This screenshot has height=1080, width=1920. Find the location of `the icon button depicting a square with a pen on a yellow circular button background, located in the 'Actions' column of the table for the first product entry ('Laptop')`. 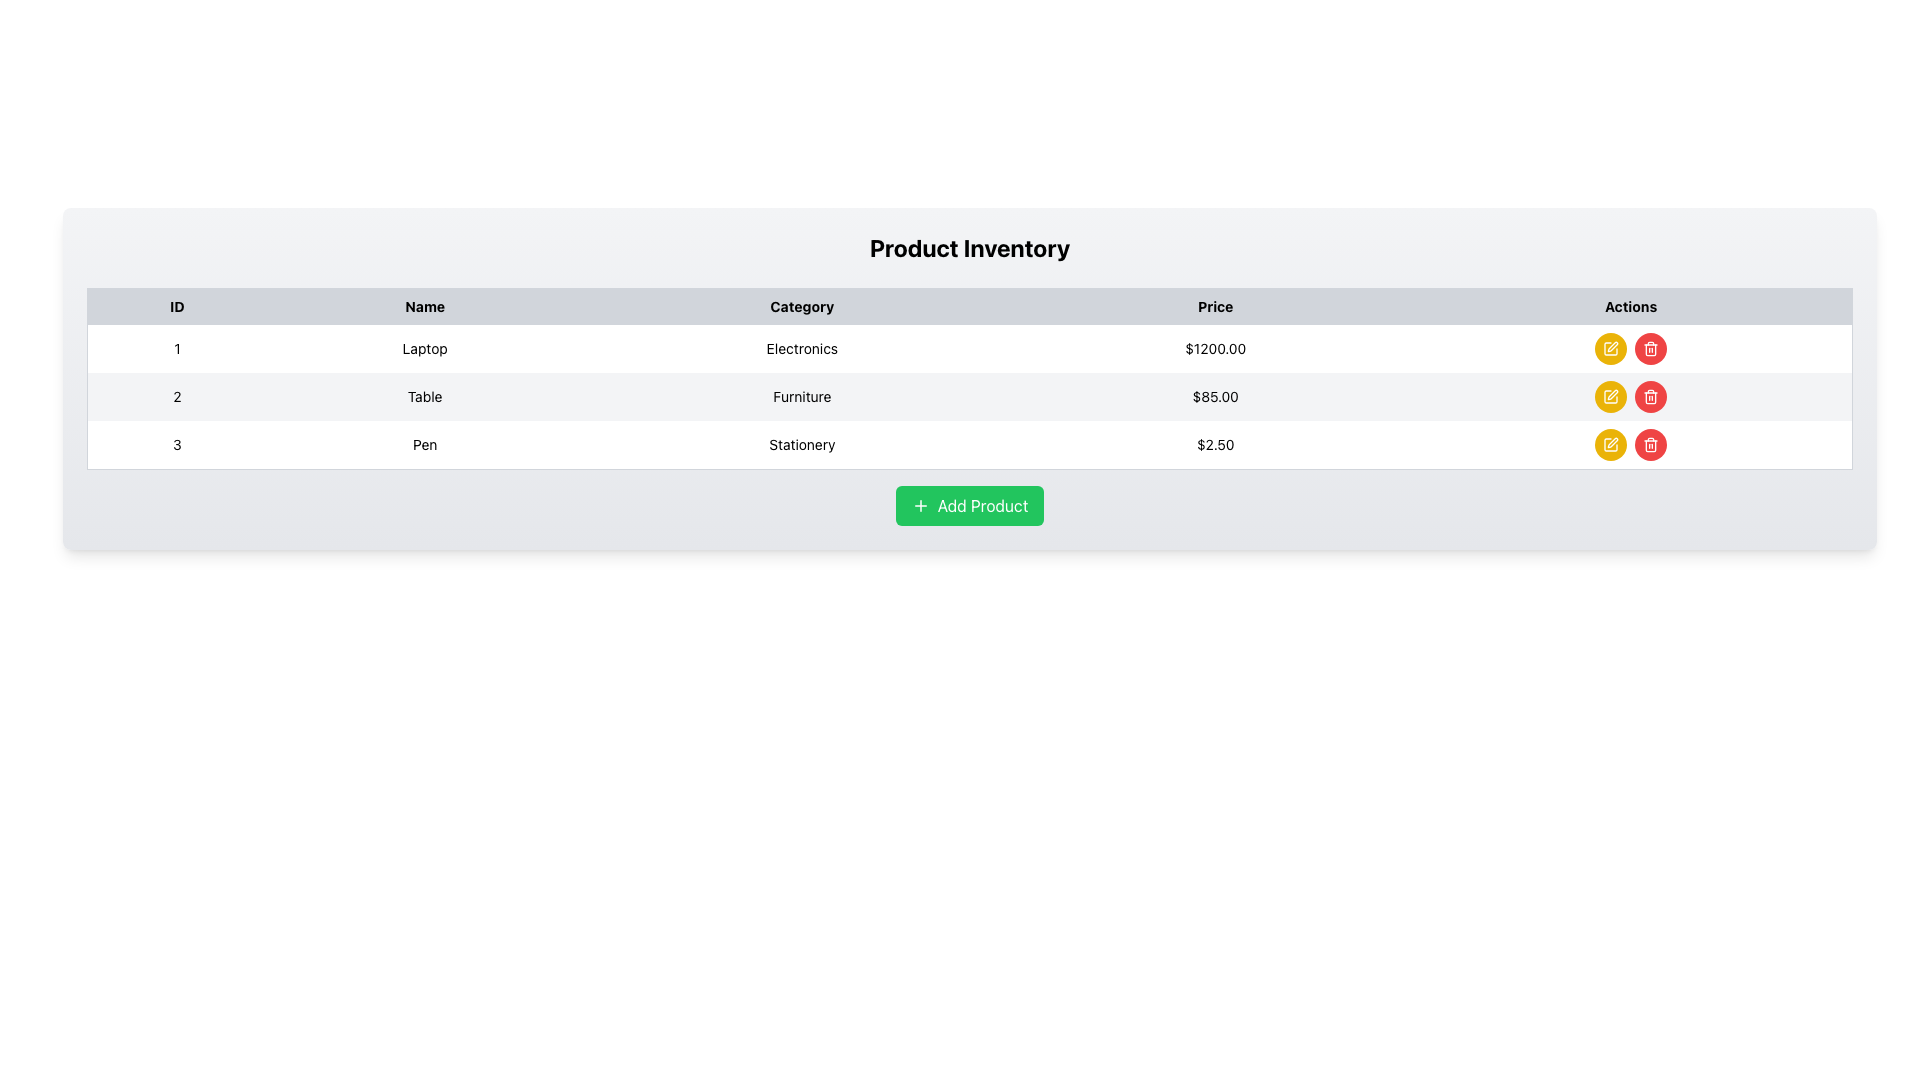

the icon button depicting a square with a pen on a yellow circular button background, located in the 'Actions' column of the table for the first product entry ('Laptop') is located at coordinates (1611, 347).